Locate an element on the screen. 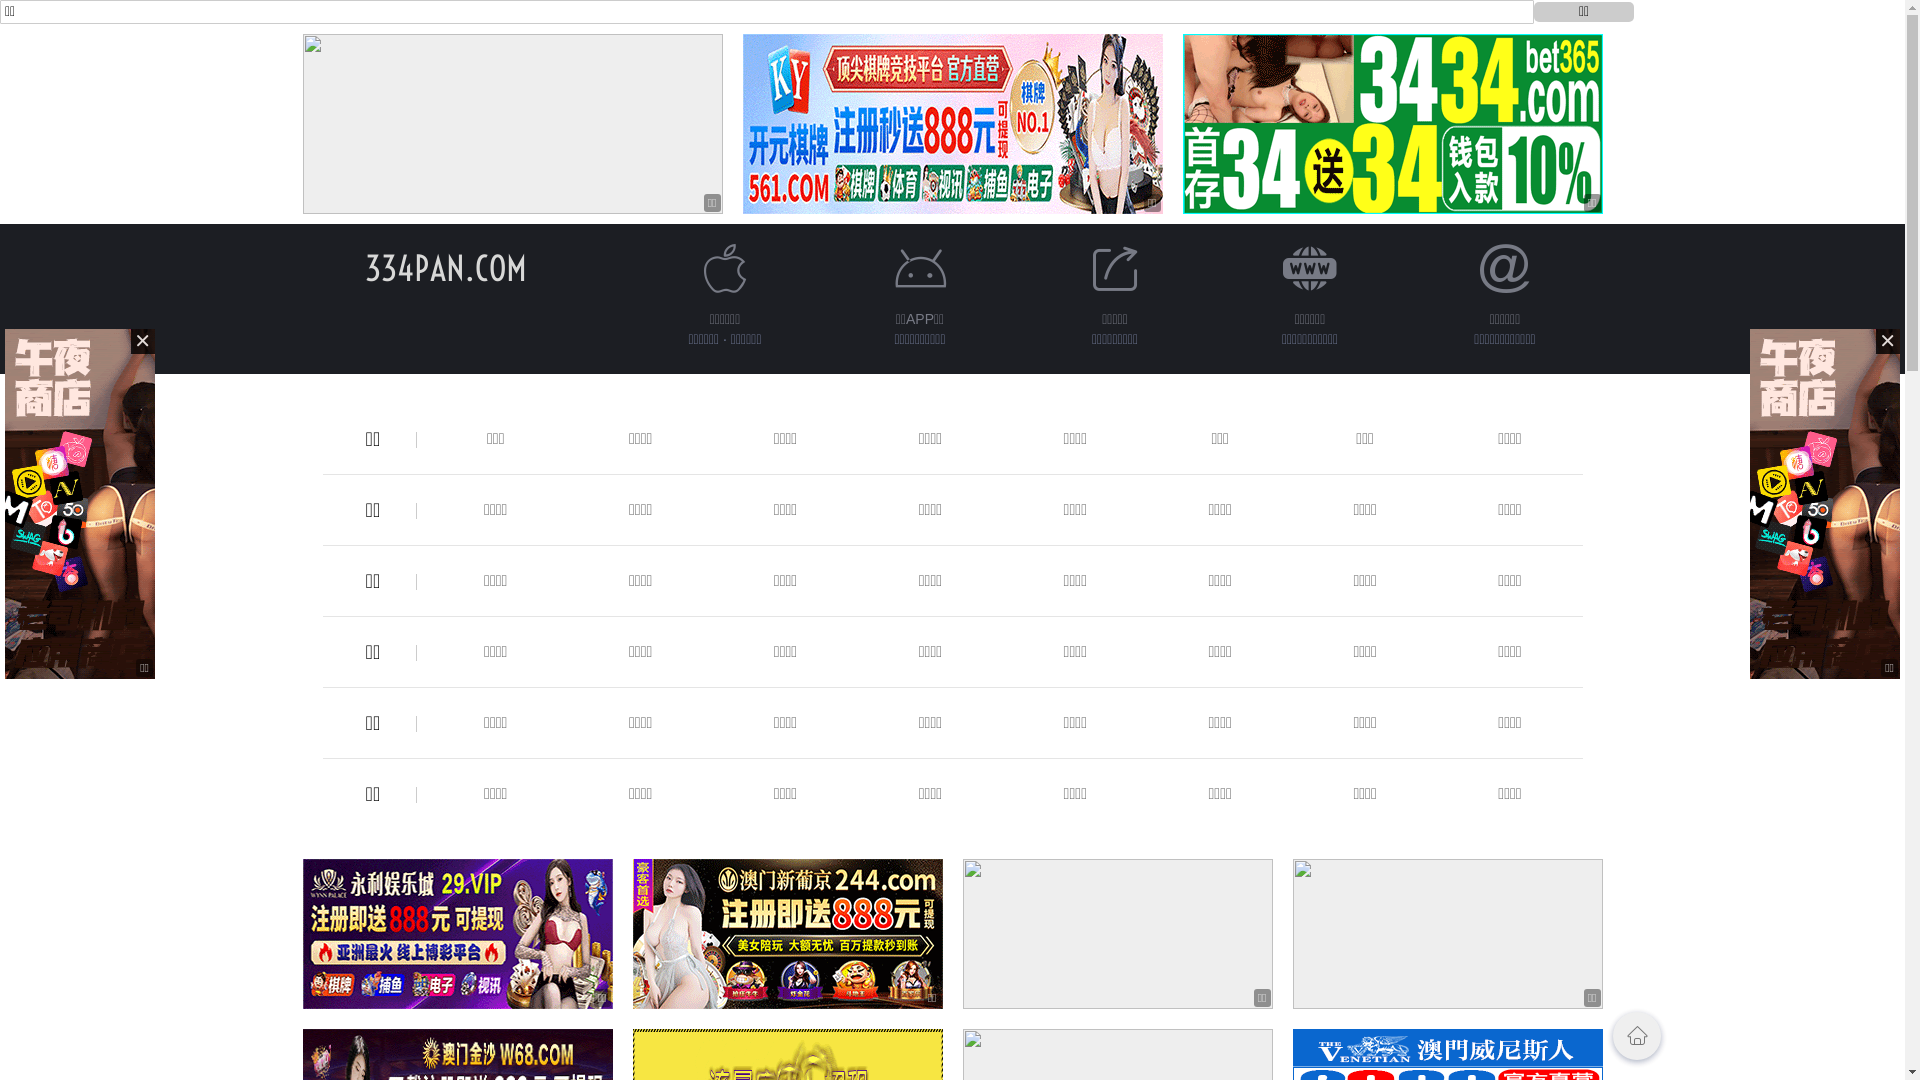 The image size is (1920, 1080). '334PAN.COM' is located at coordinates (444, 267).